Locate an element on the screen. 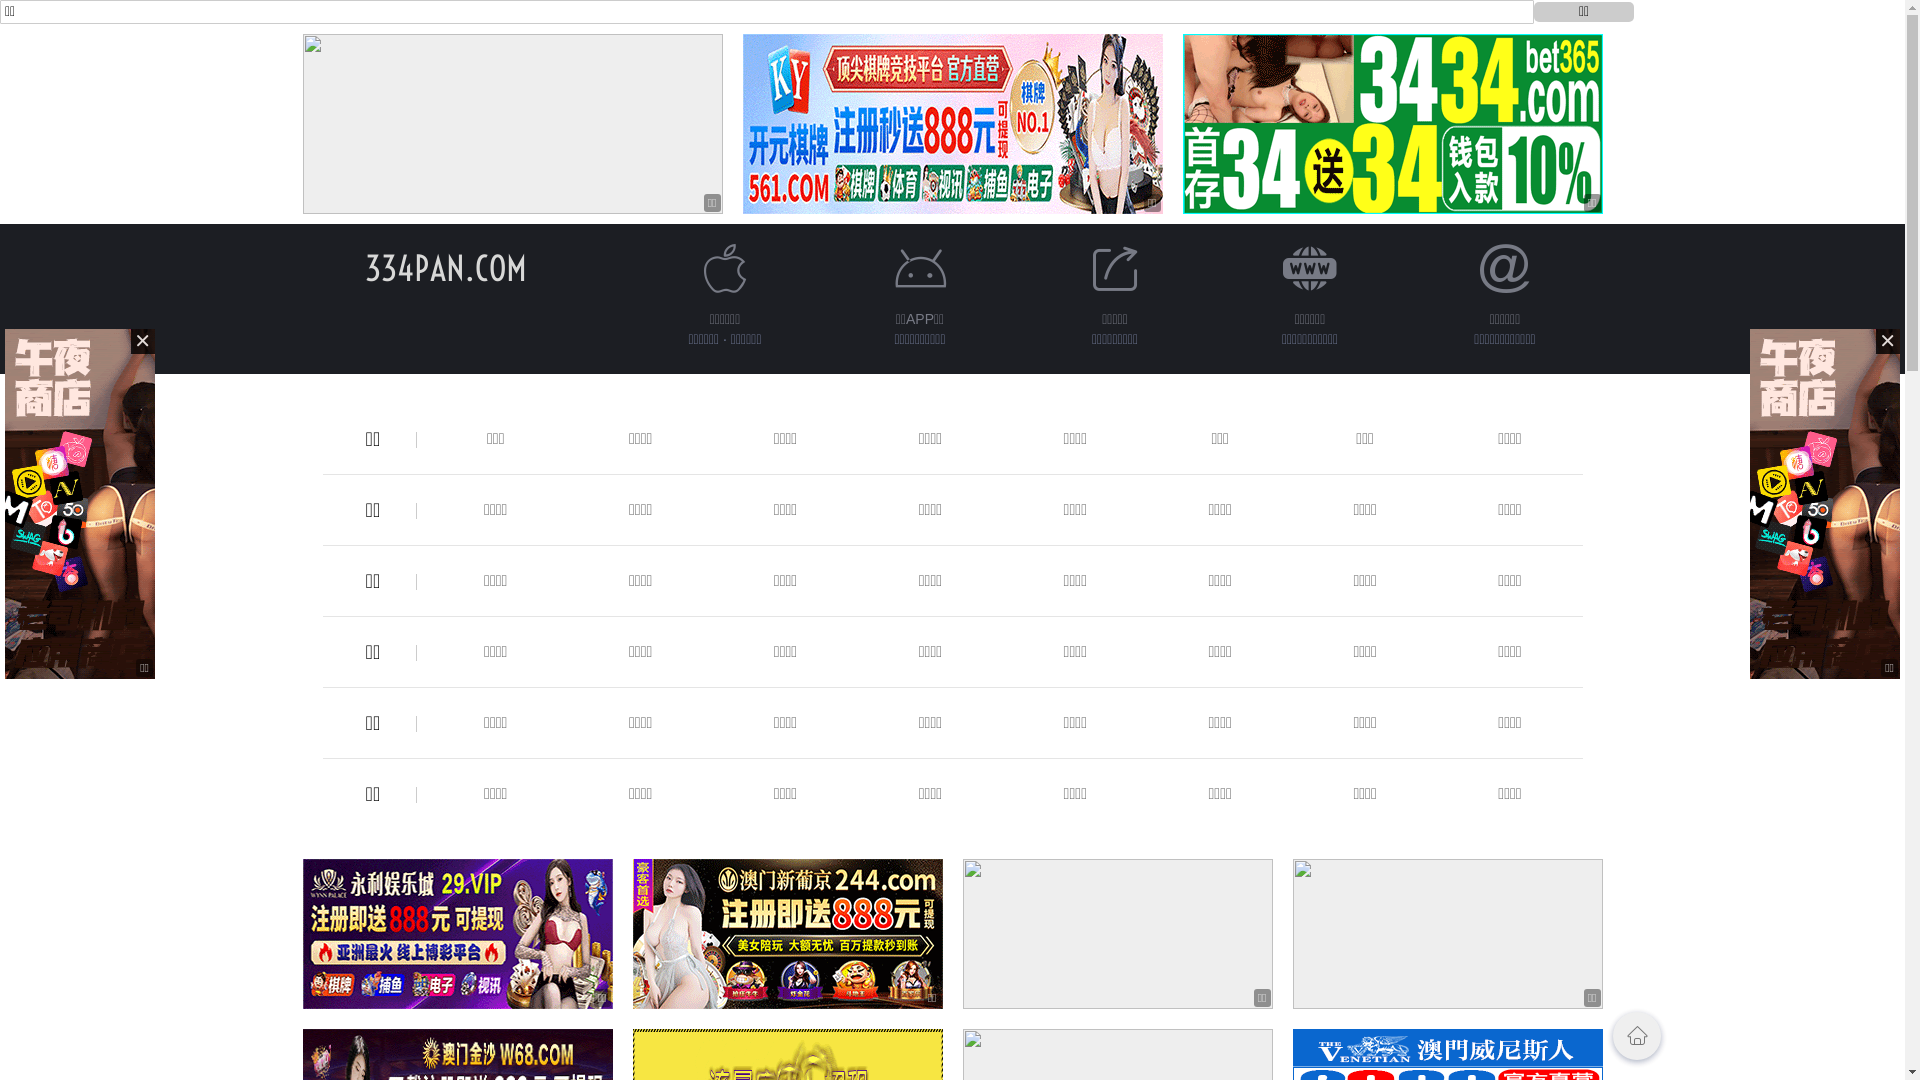 The image size is (1920, 1080). '334PAN.COM' is located at coordinates (444, 267).